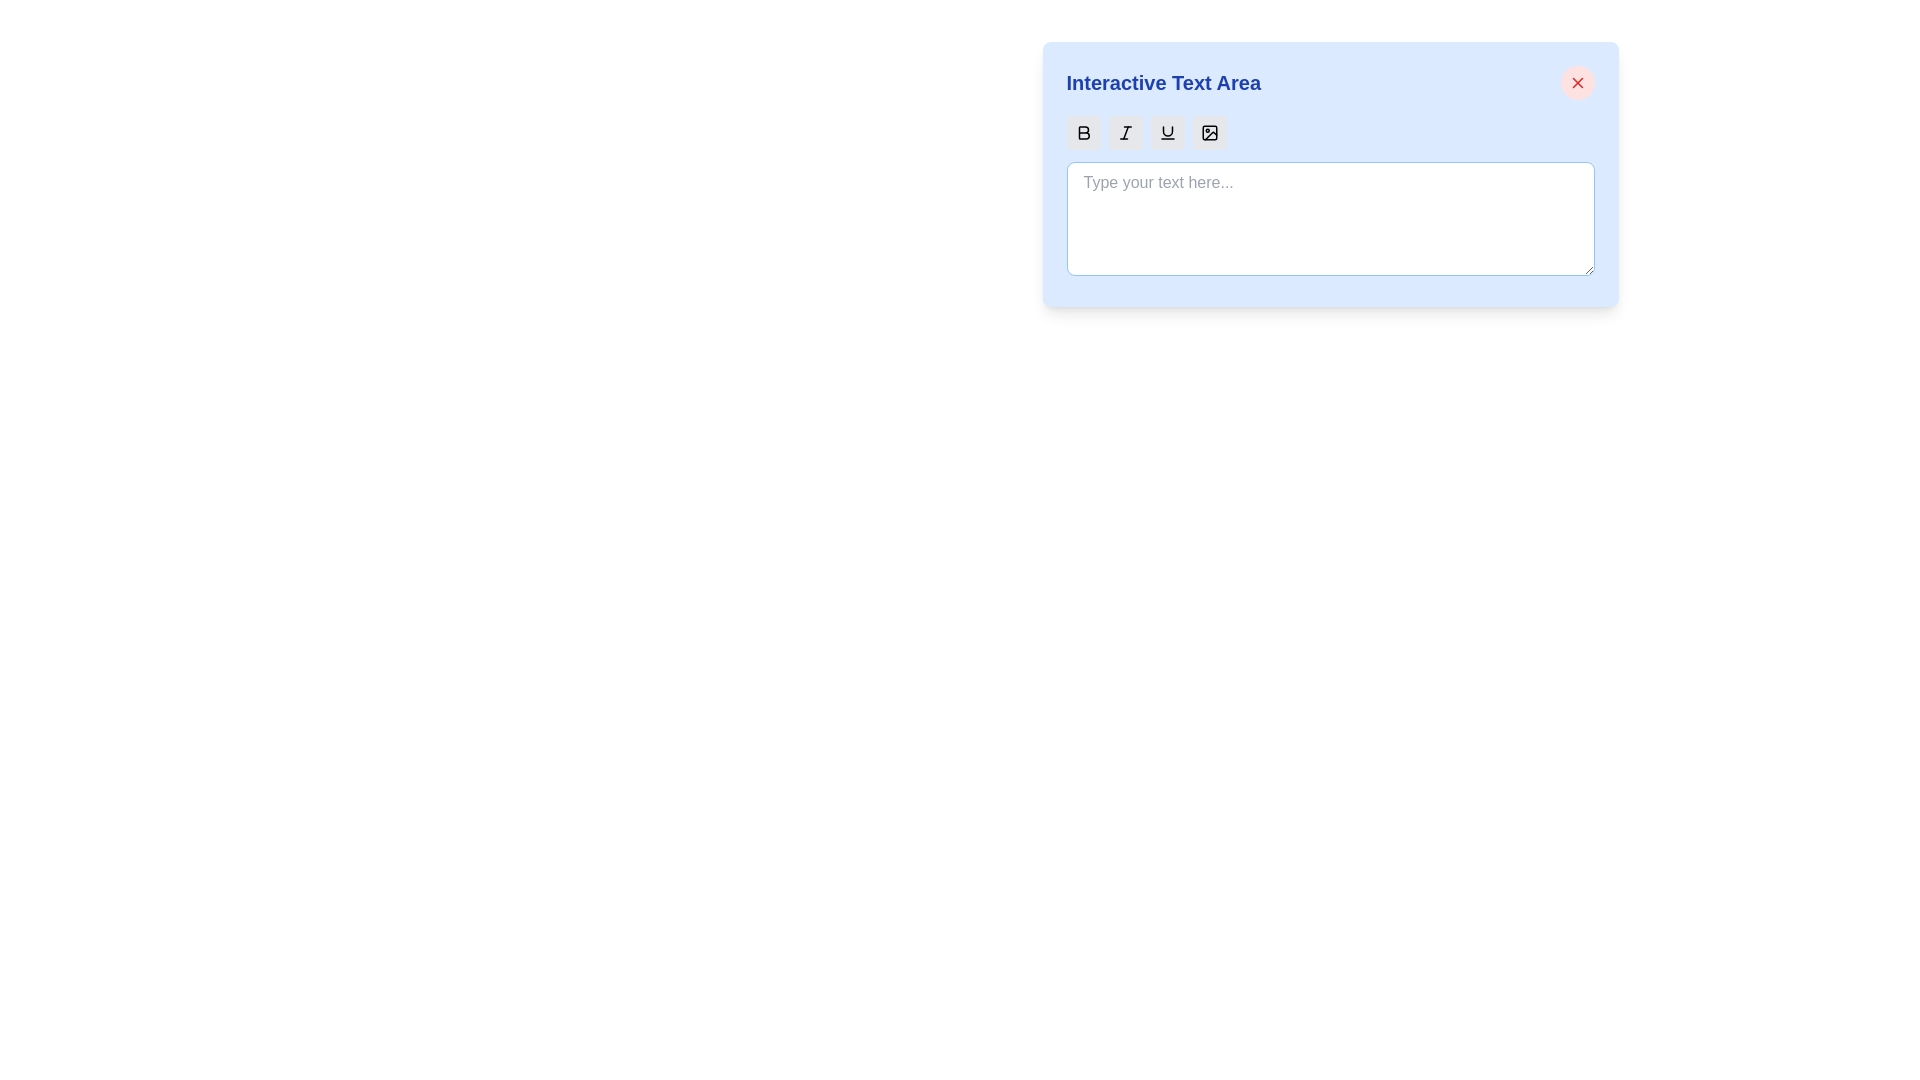  Describe the element at coordinates (1208, 132) in the screenshot. I see `the fourth icon button in the horizontal sequence of buttons in the toolbar at the top-right section of the Interactive Text Area` at that location.